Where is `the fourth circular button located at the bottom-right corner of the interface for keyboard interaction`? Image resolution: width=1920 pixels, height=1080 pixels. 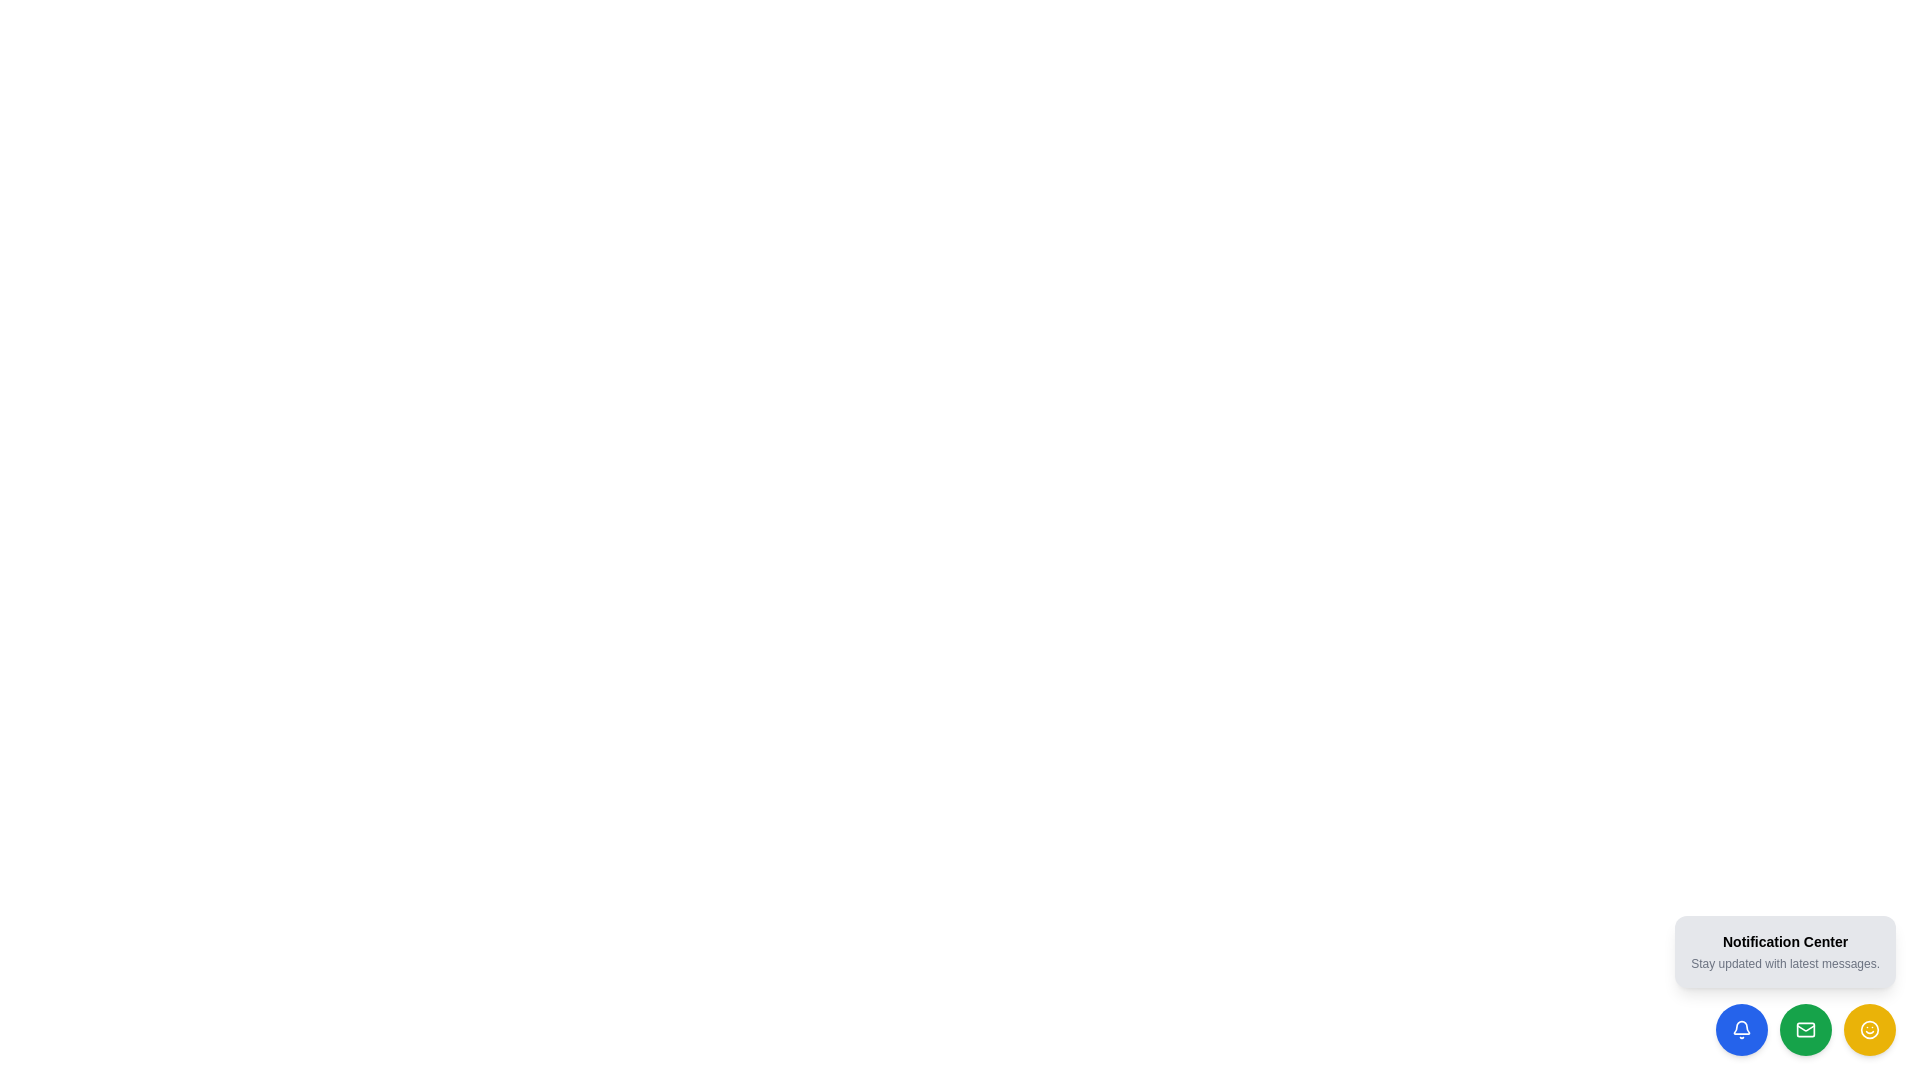
the fourth circular button located at the bottom-right corner of the interface for keyboard interaction is located at coordinates (1869, 1029).